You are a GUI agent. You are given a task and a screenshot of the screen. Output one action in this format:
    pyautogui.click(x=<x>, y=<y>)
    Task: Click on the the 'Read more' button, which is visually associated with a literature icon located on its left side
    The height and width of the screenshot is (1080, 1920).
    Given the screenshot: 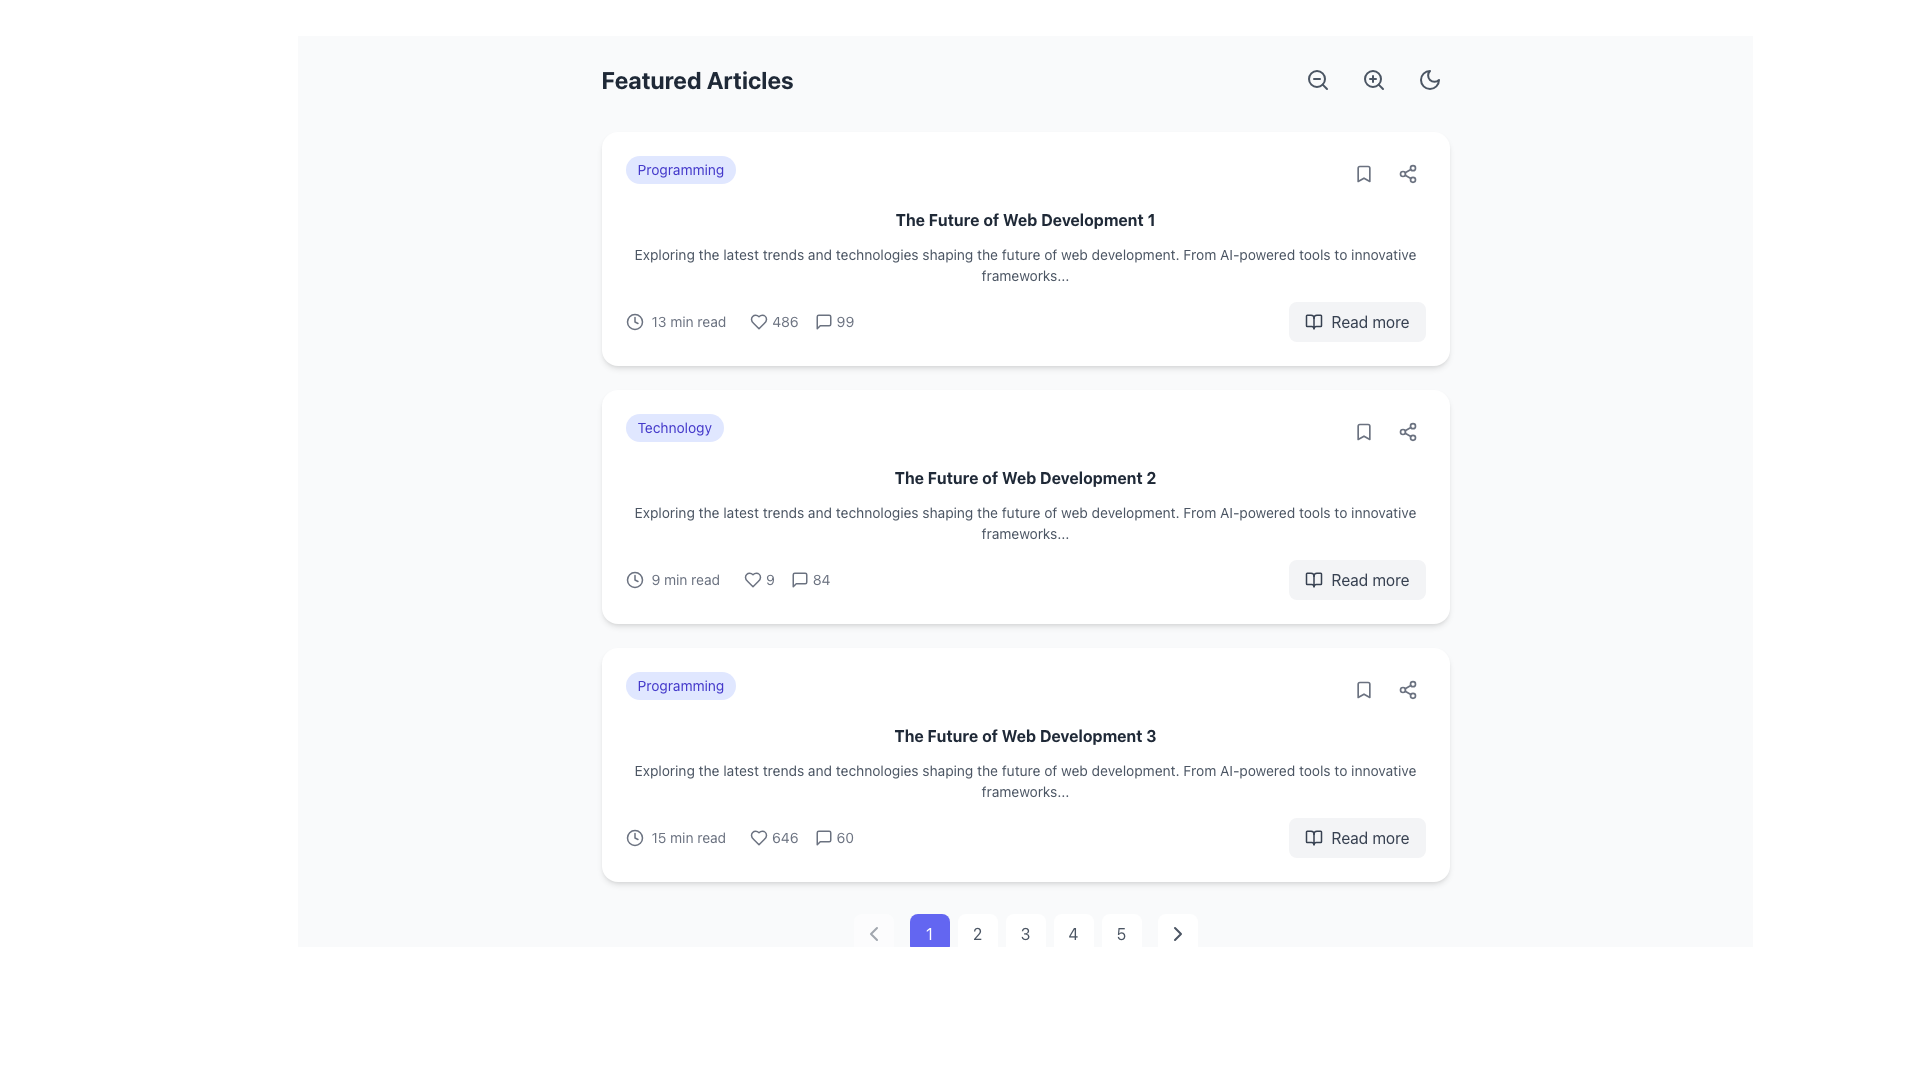 What is the action you would take?
    pyautogui.click(x=1314, y=320)
    